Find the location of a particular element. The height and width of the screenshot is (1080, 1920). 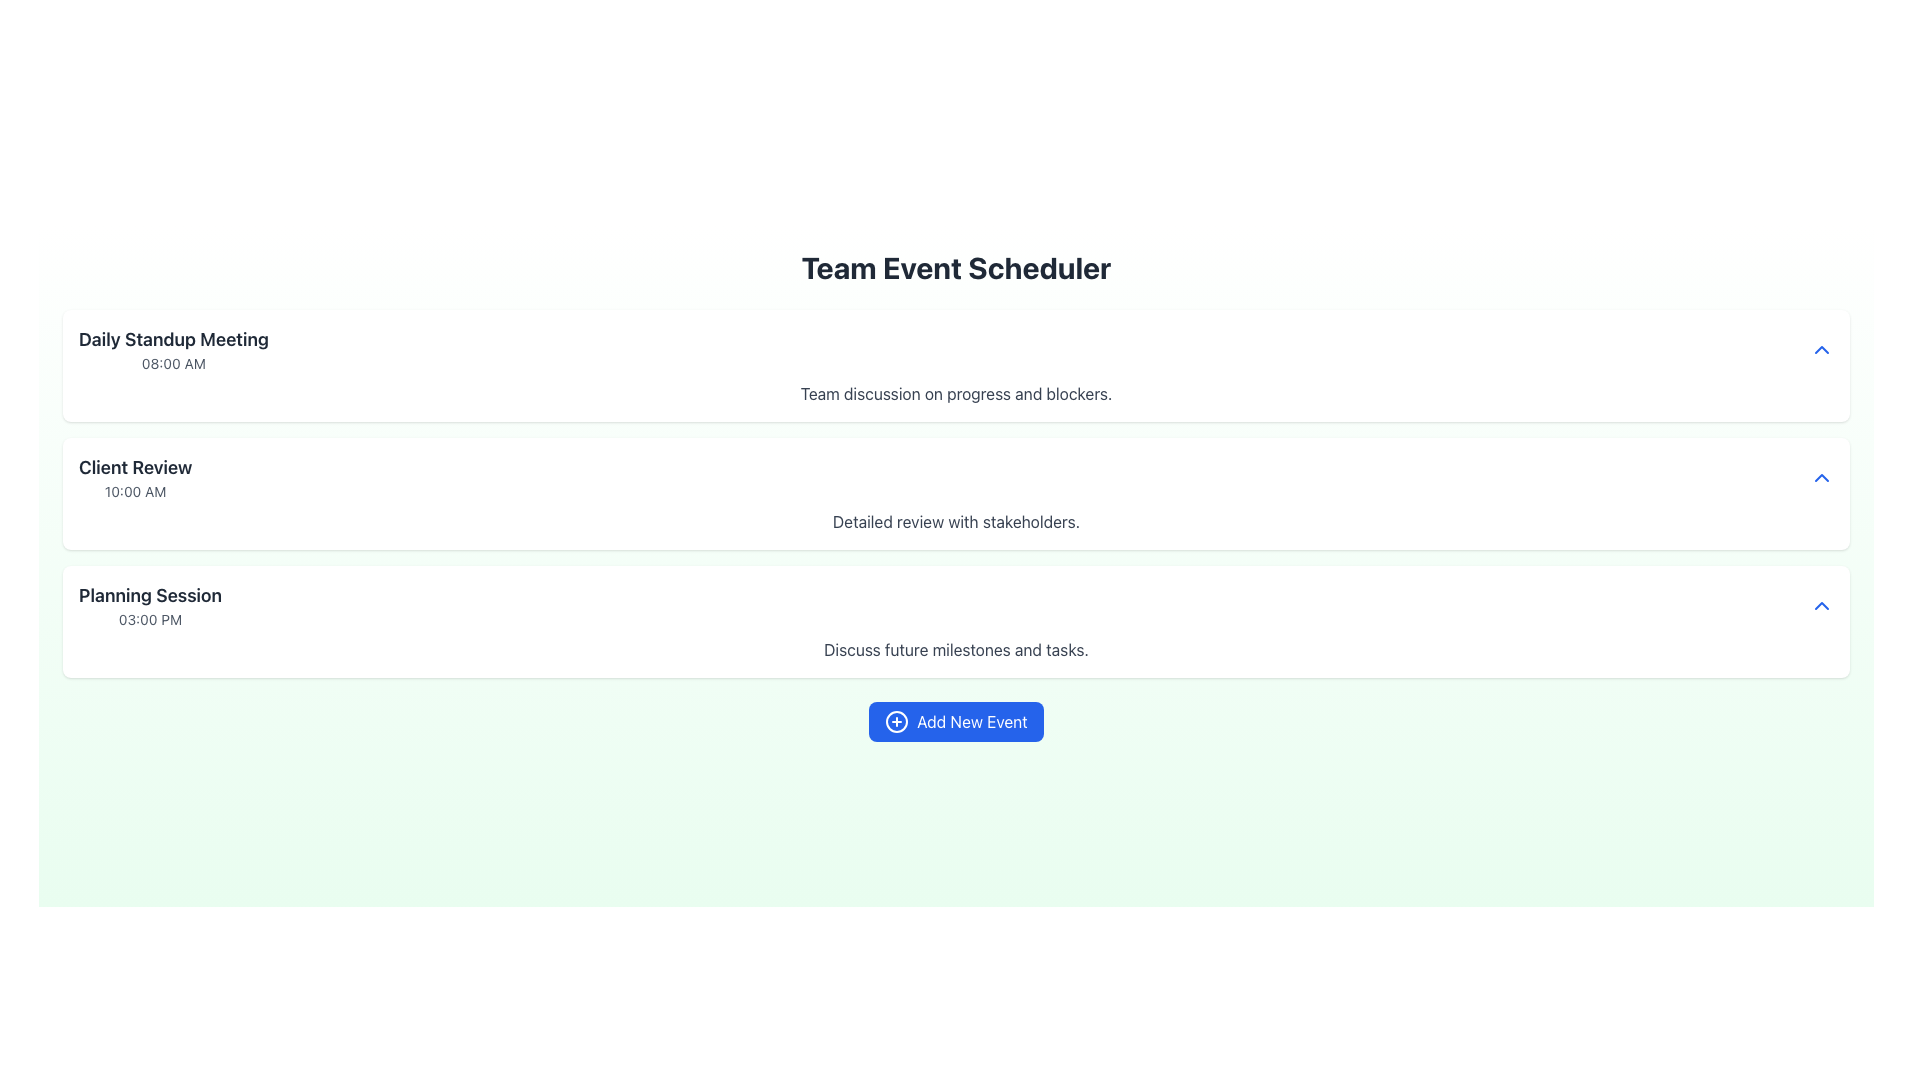

the 'Team Event Scheduler' text label, which is a bold, extra-large heading displayed in dark gray at the top of the interface is located at coordinates (955, 266).